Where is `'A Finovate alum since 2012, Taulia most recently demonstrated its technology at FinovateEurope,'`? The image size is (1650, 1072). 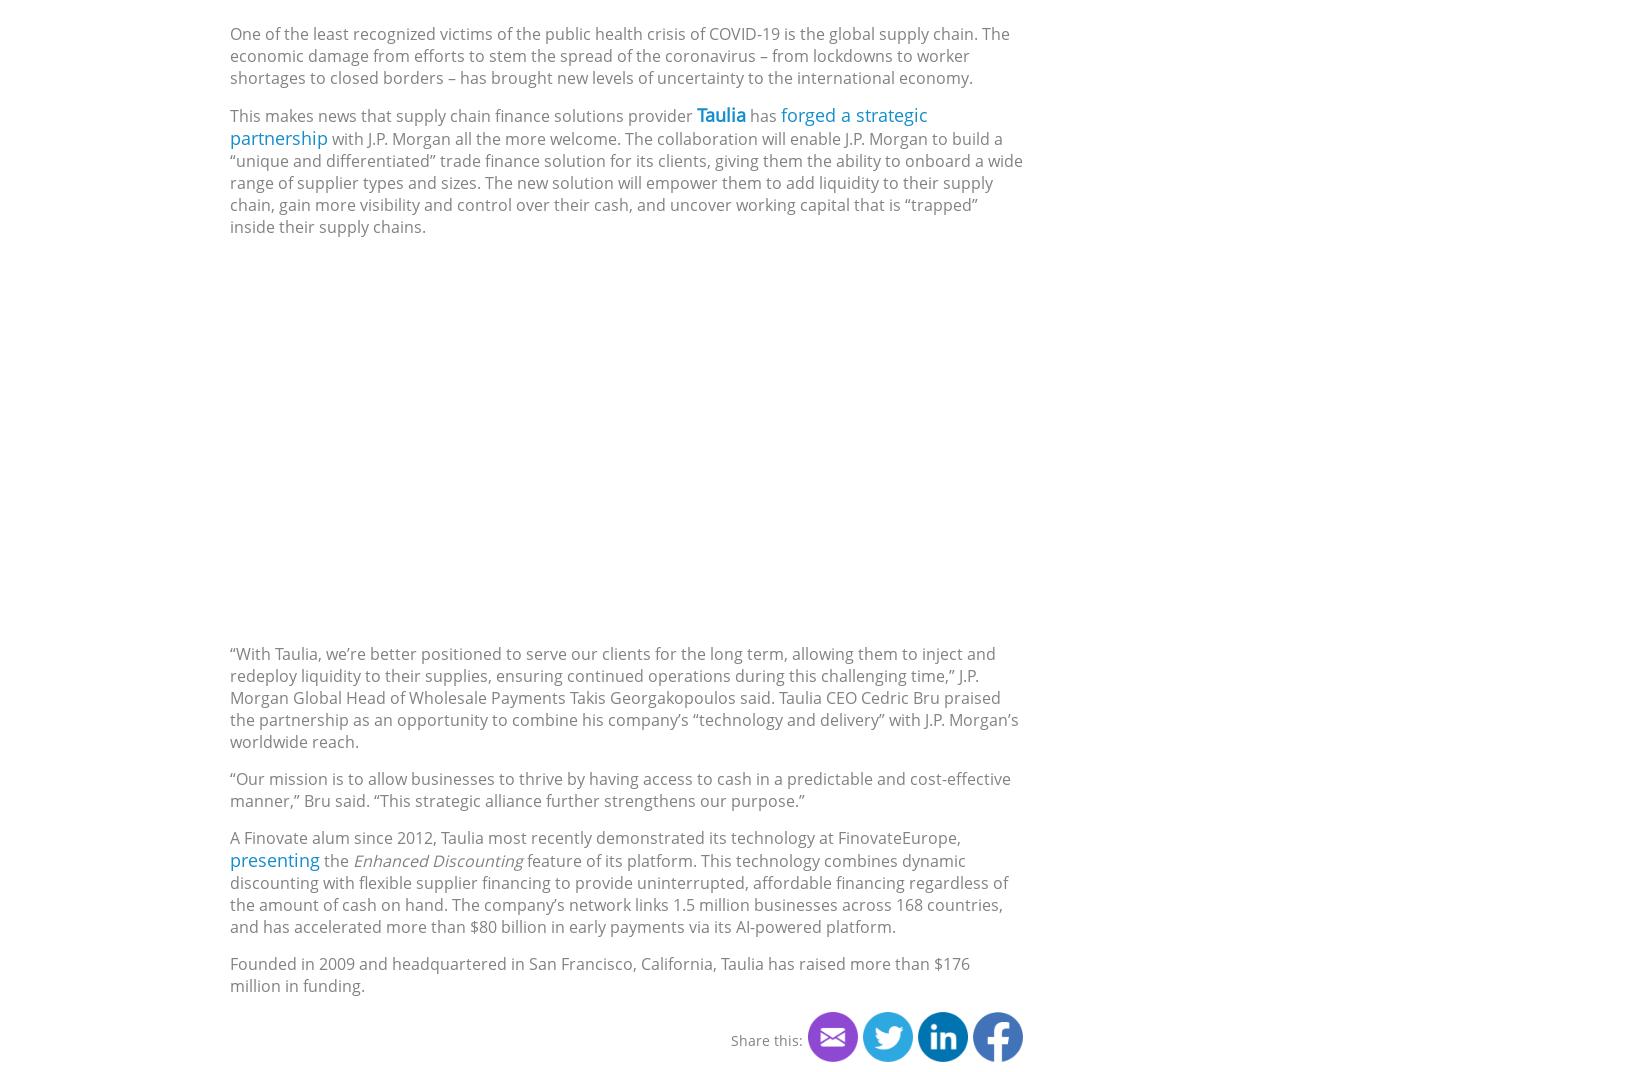 'A Finovate alum since 2012, Taulia most recently demonstrated its technology at FinovateEurope,' is located at coordinates (594, 836).